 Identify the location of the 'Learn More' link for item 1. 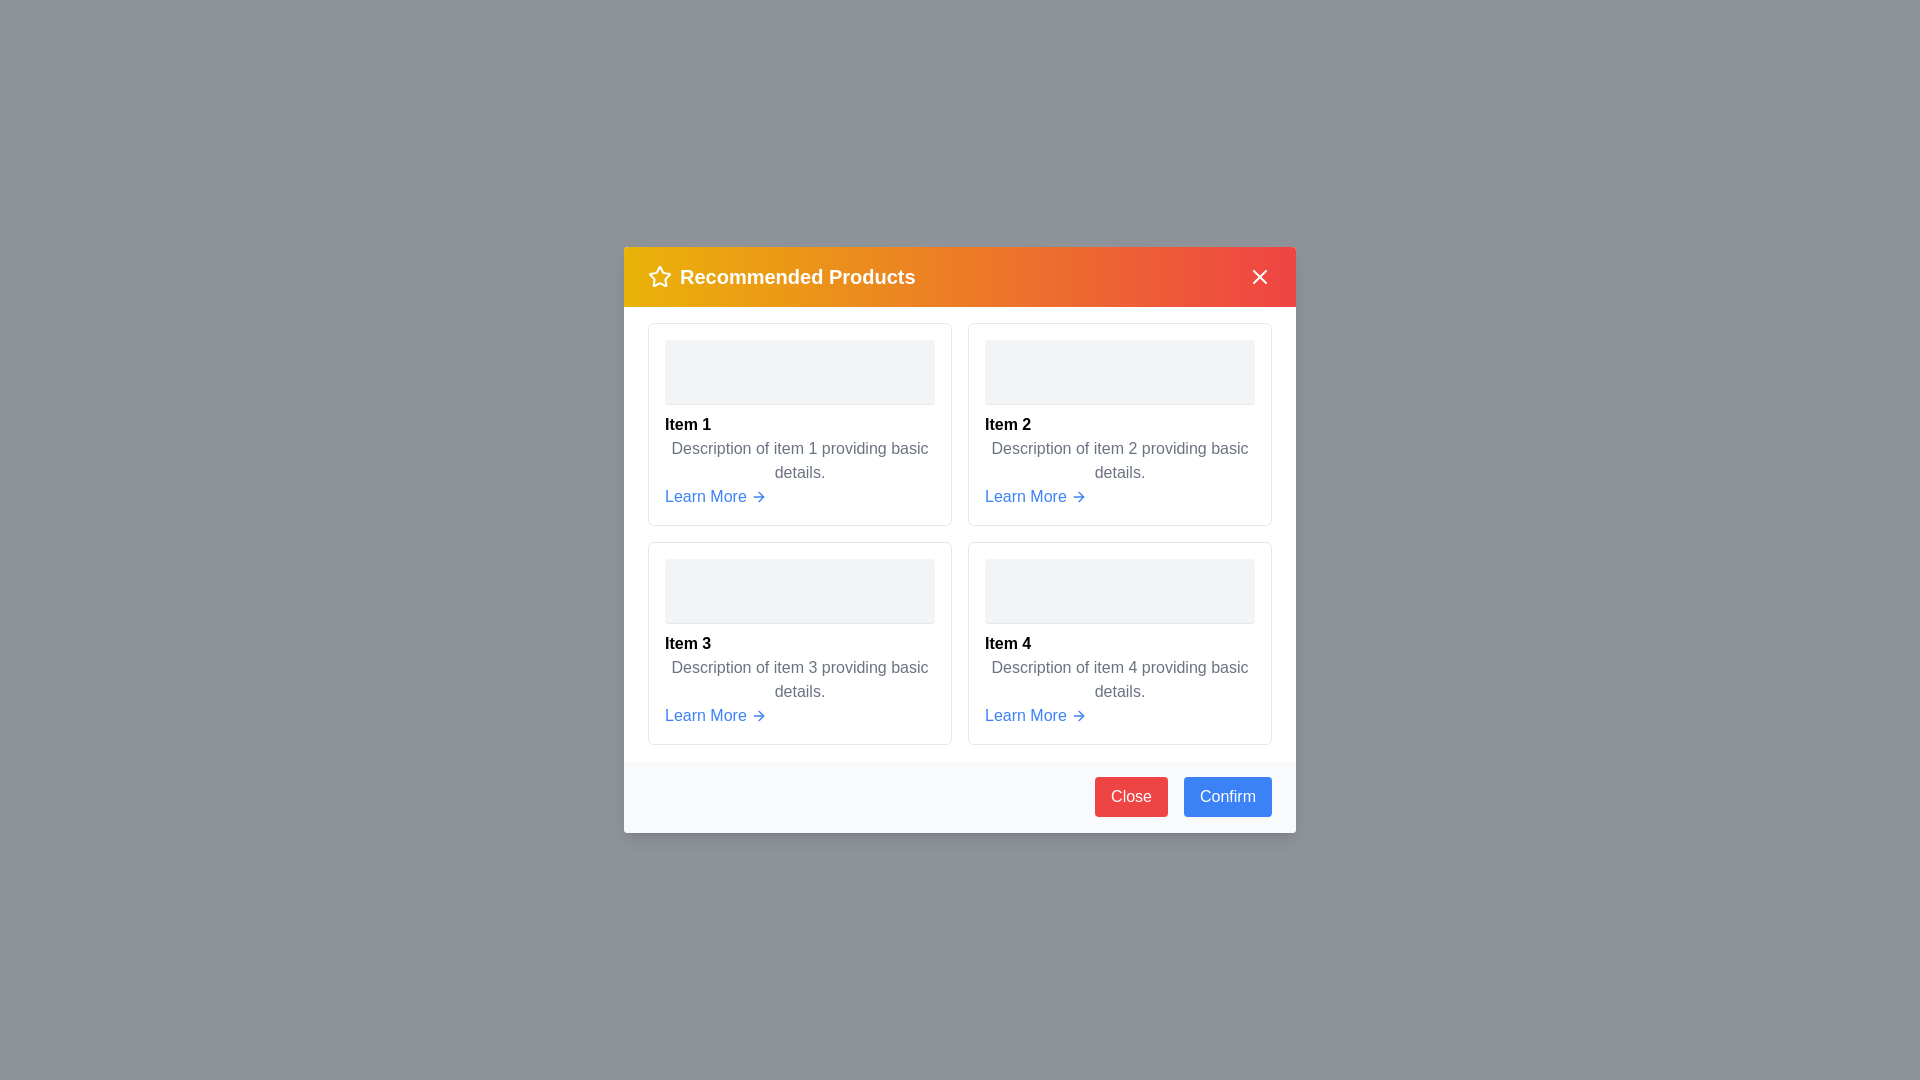
(715, 496).